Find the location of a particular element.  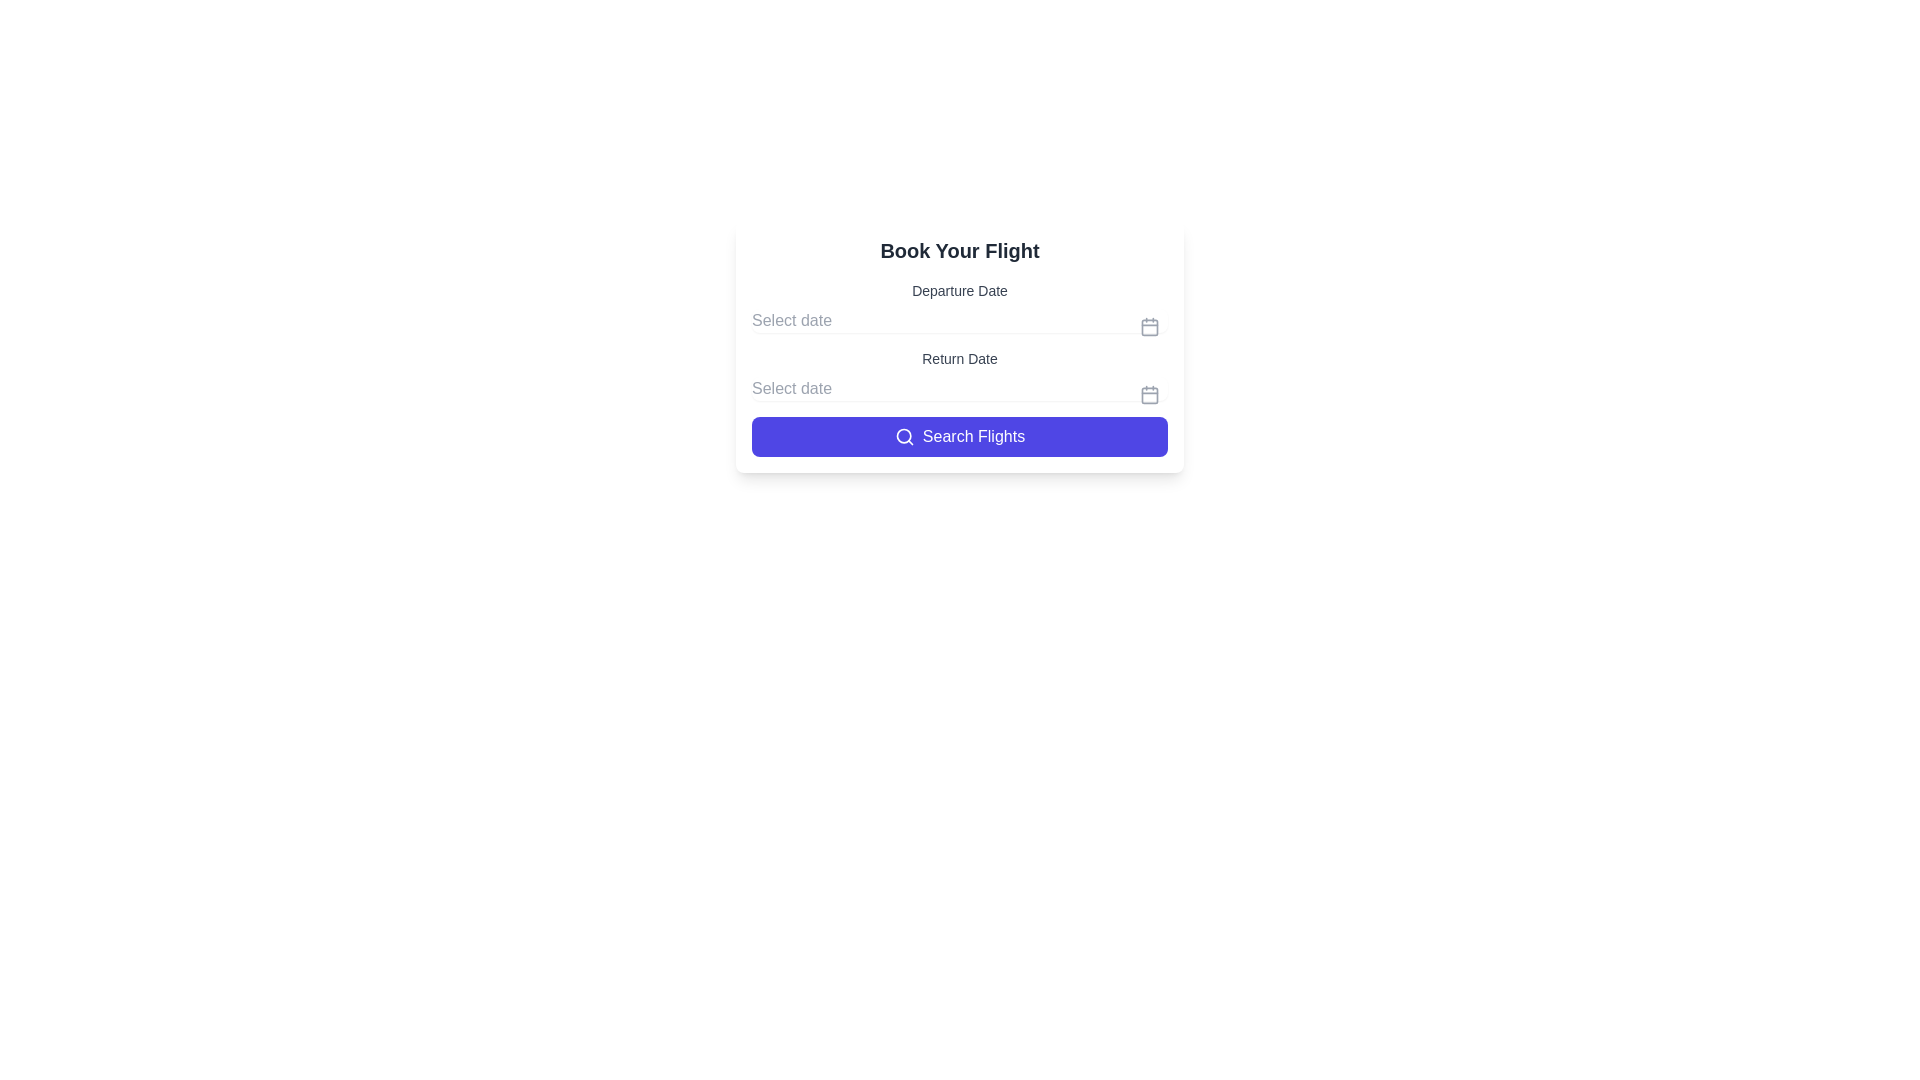

the search icon located within the 'Search Flights' button, which is visually represented to indicate initiating a flight search is located at coordinates (903, 435).